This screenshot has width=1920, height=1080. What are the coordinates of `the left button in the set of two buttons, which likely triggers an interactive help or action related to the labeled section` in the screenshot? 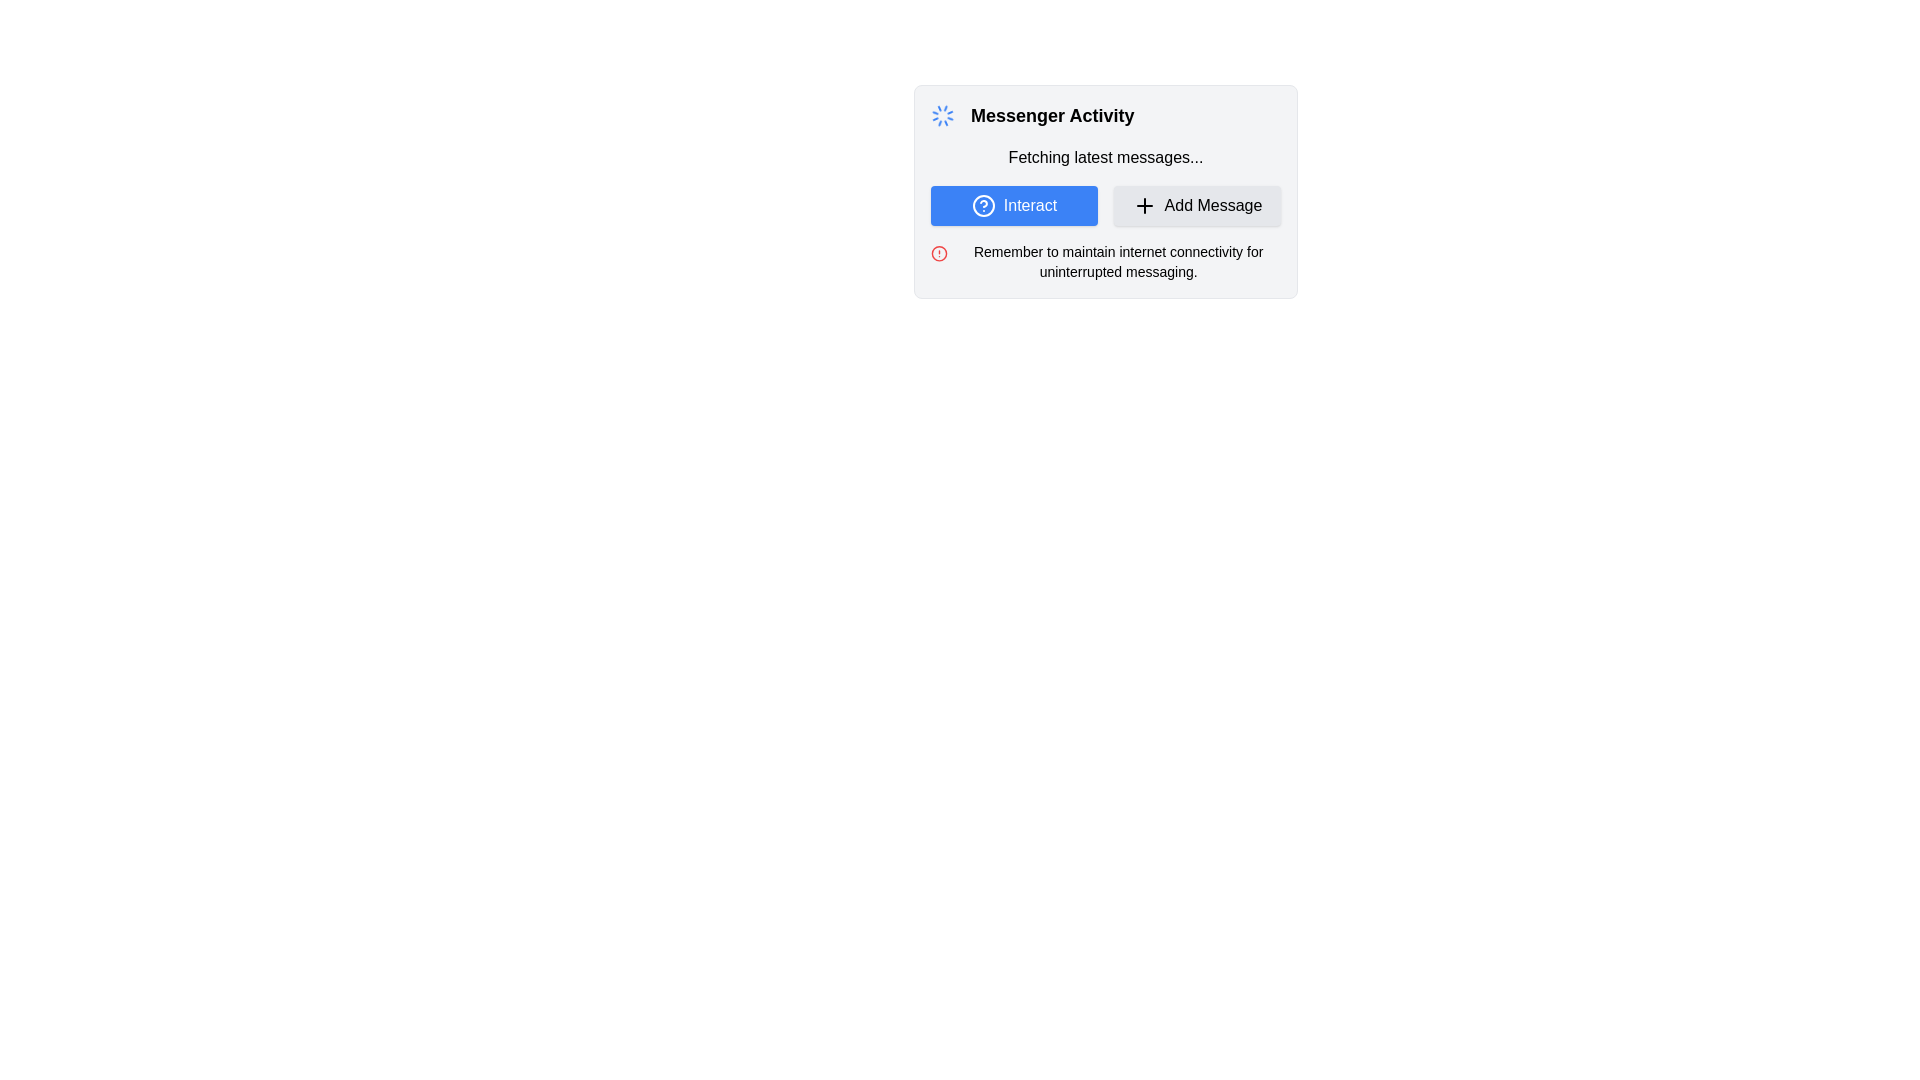 It's located at (1014, 205).